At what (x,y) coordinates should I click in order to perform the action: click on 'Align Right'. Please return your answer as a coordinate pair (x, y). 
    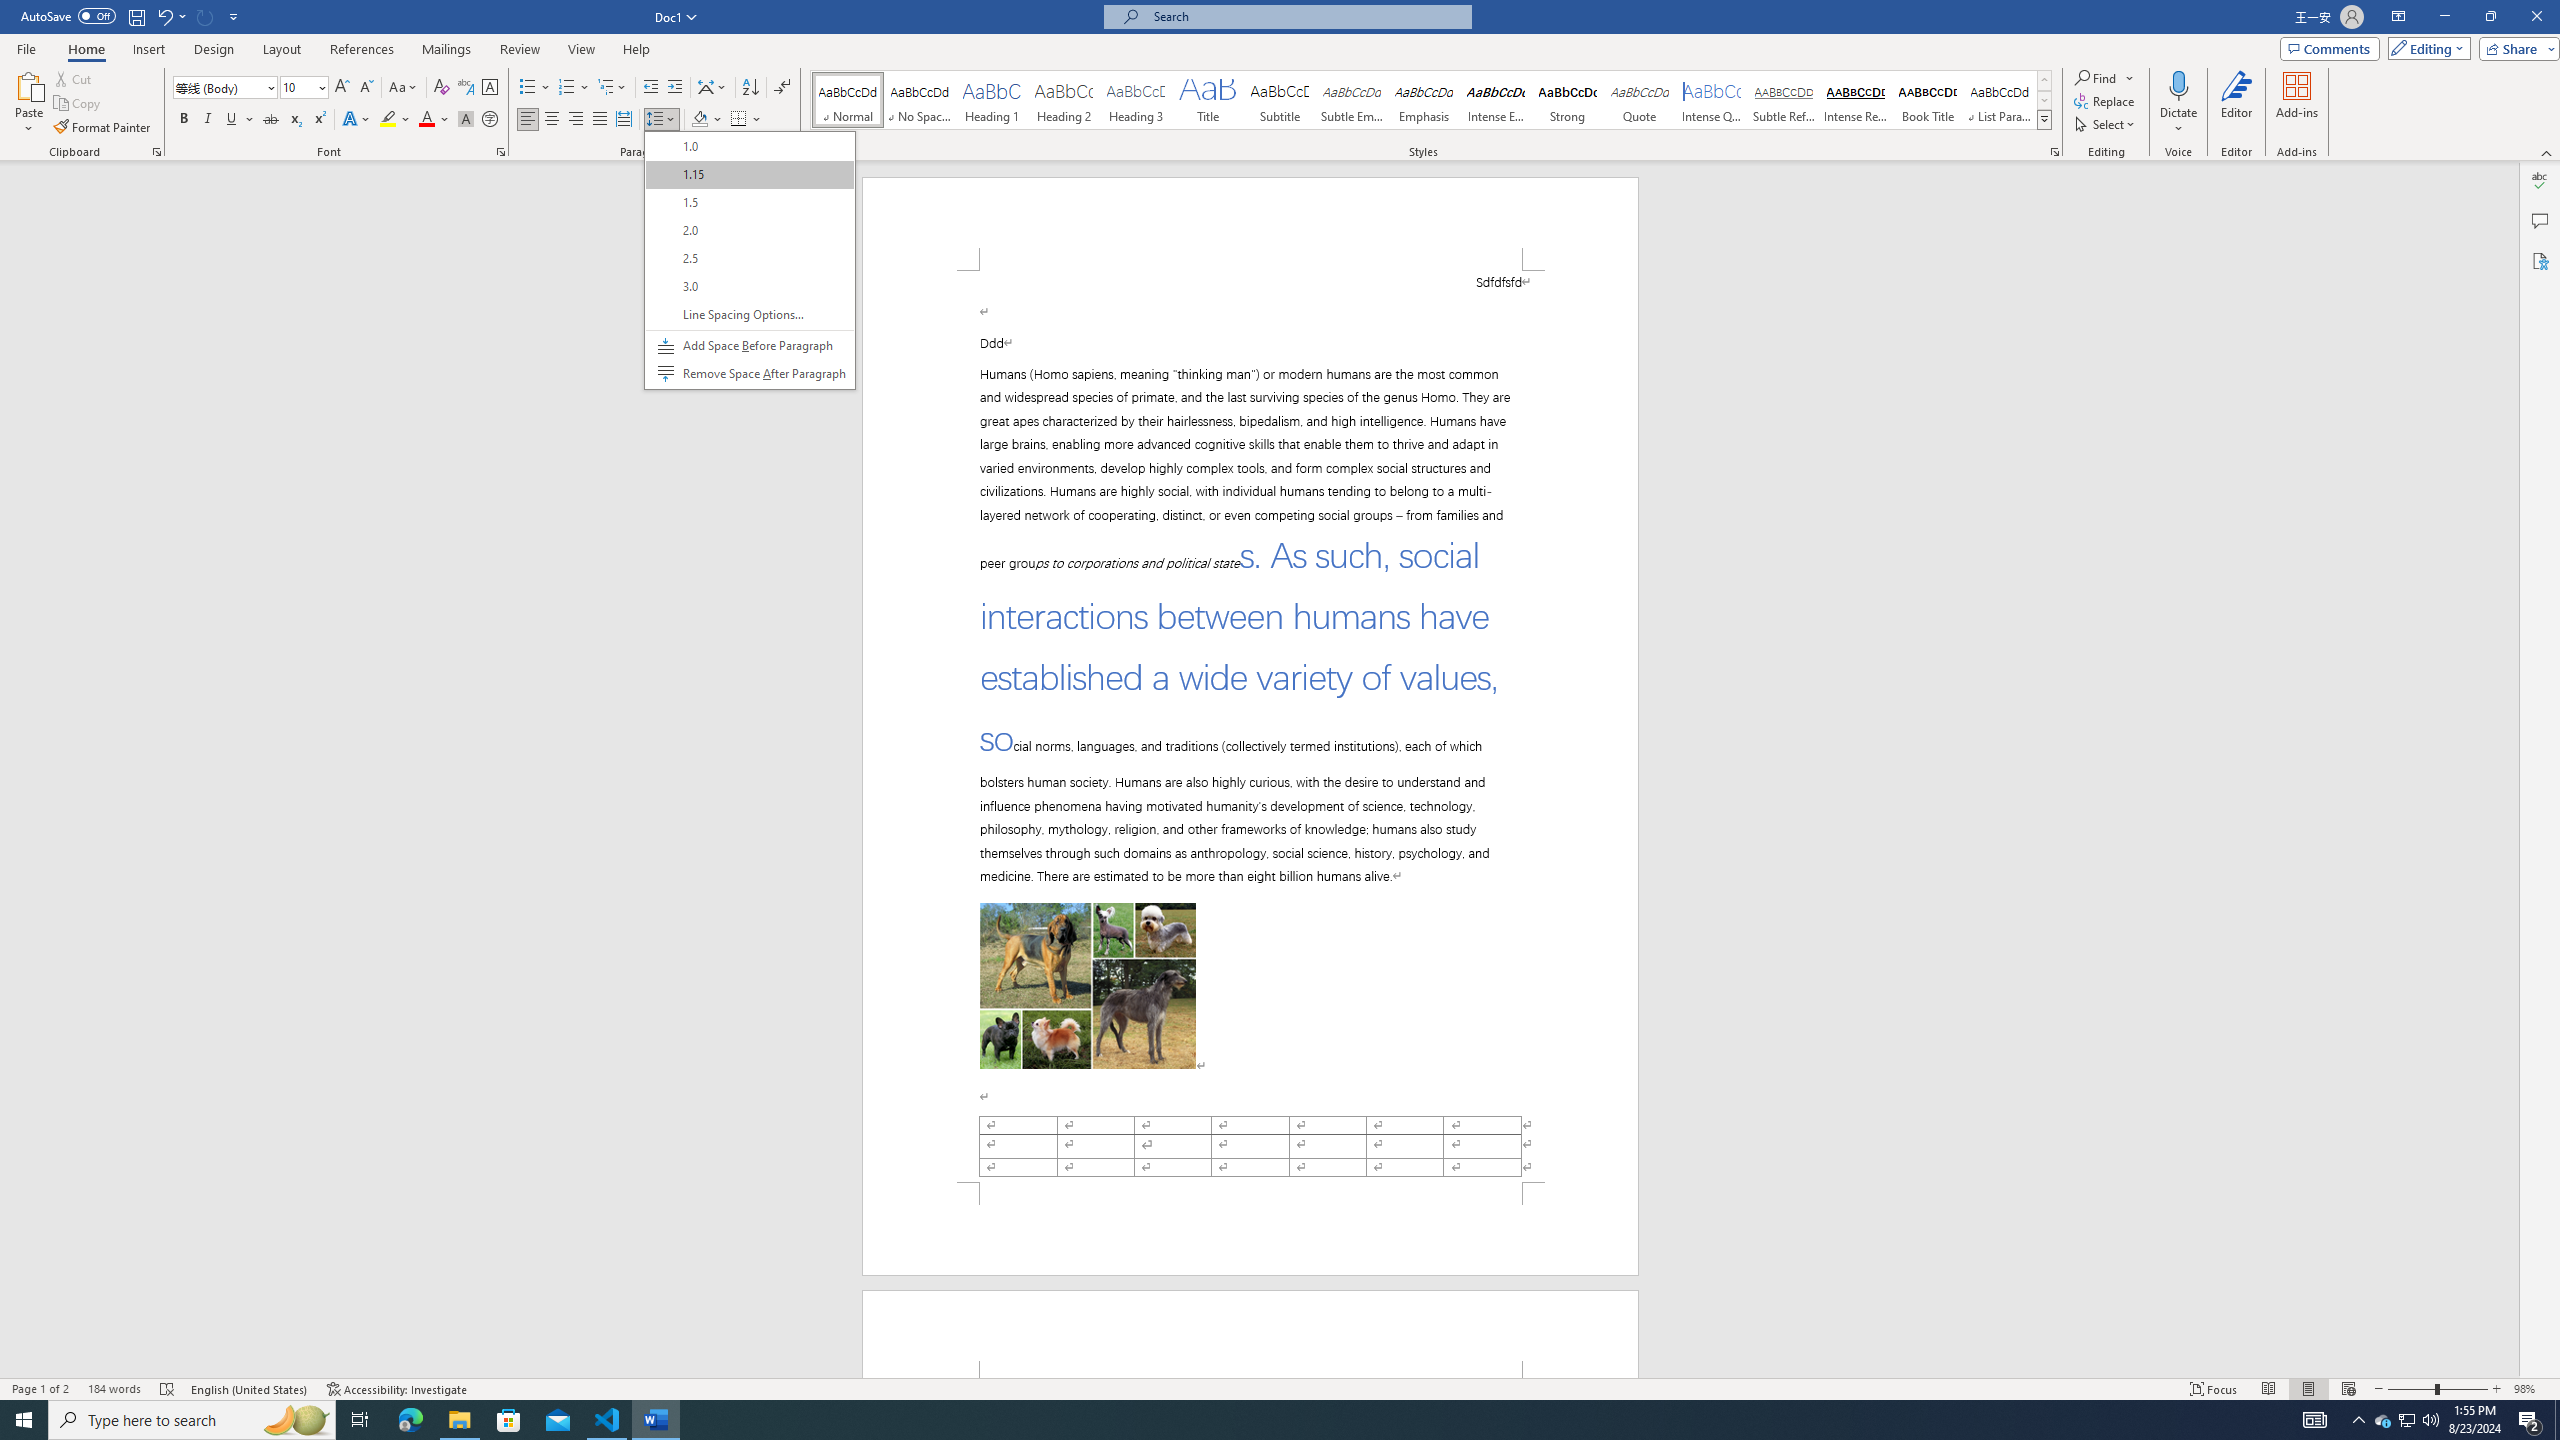
    Looking at the image, I should click on (575, 118).